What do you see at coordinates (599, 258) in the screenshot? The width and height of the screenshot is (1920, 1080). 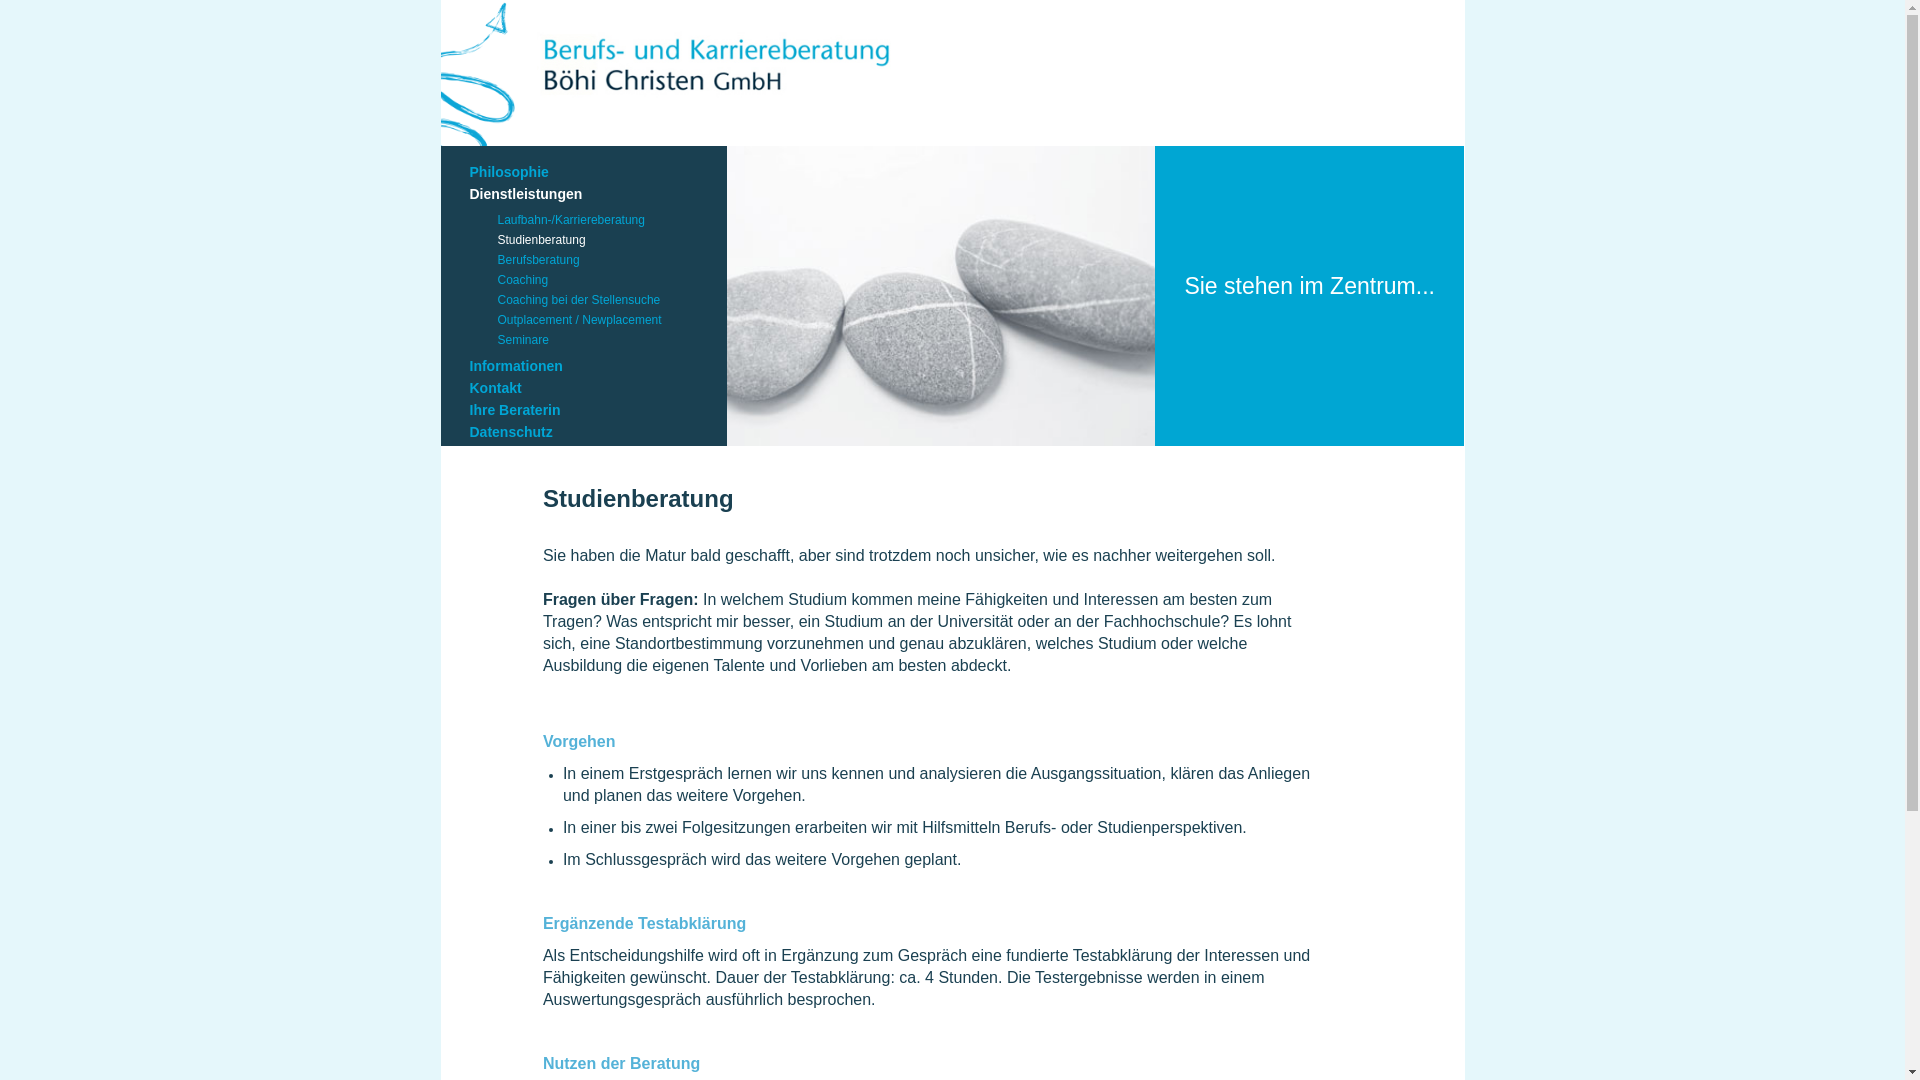 I see `'Berufsberatung'` at bounding box center [599, 258].